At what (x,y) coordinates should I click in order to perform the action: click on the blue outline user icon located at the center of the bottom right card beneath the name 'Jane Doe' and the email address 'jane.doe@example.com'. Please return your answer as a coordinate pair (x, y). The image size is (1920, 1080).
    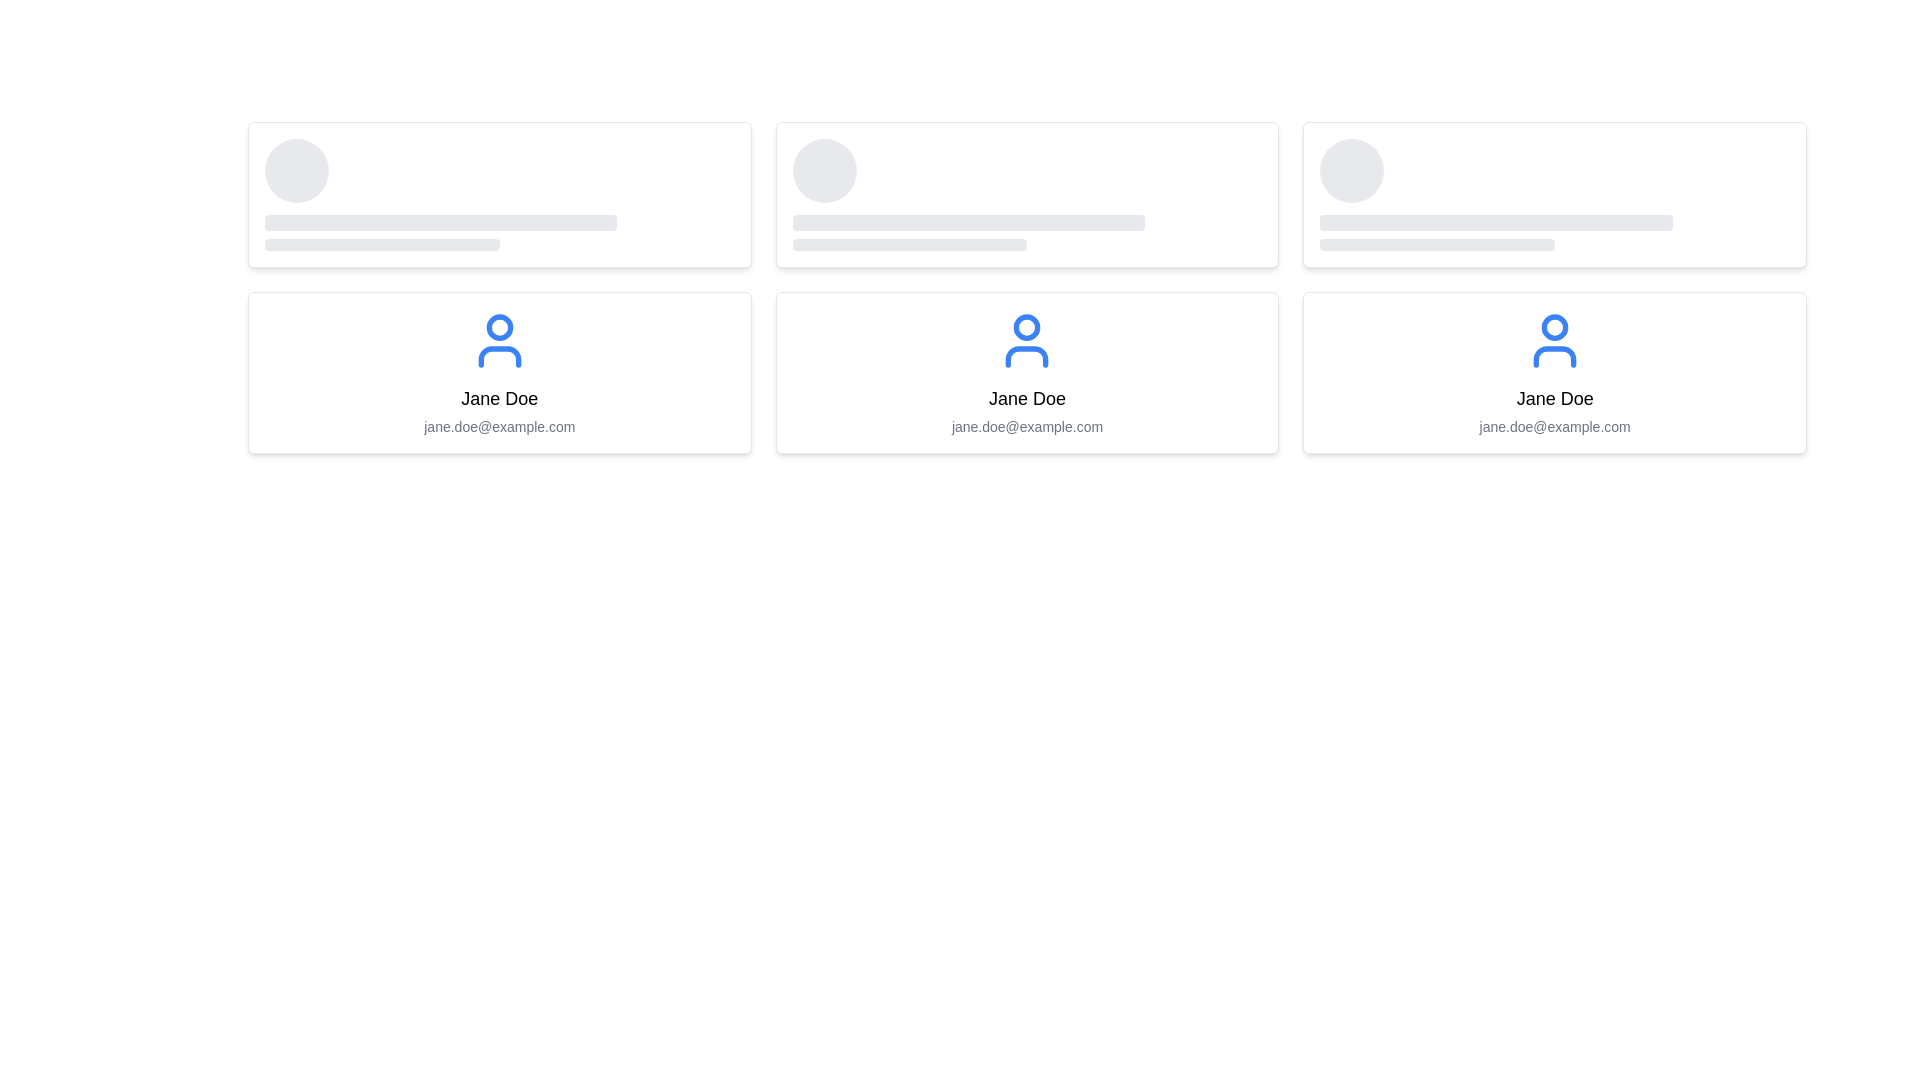
    Looking at the image, I should click on (1554, 339).